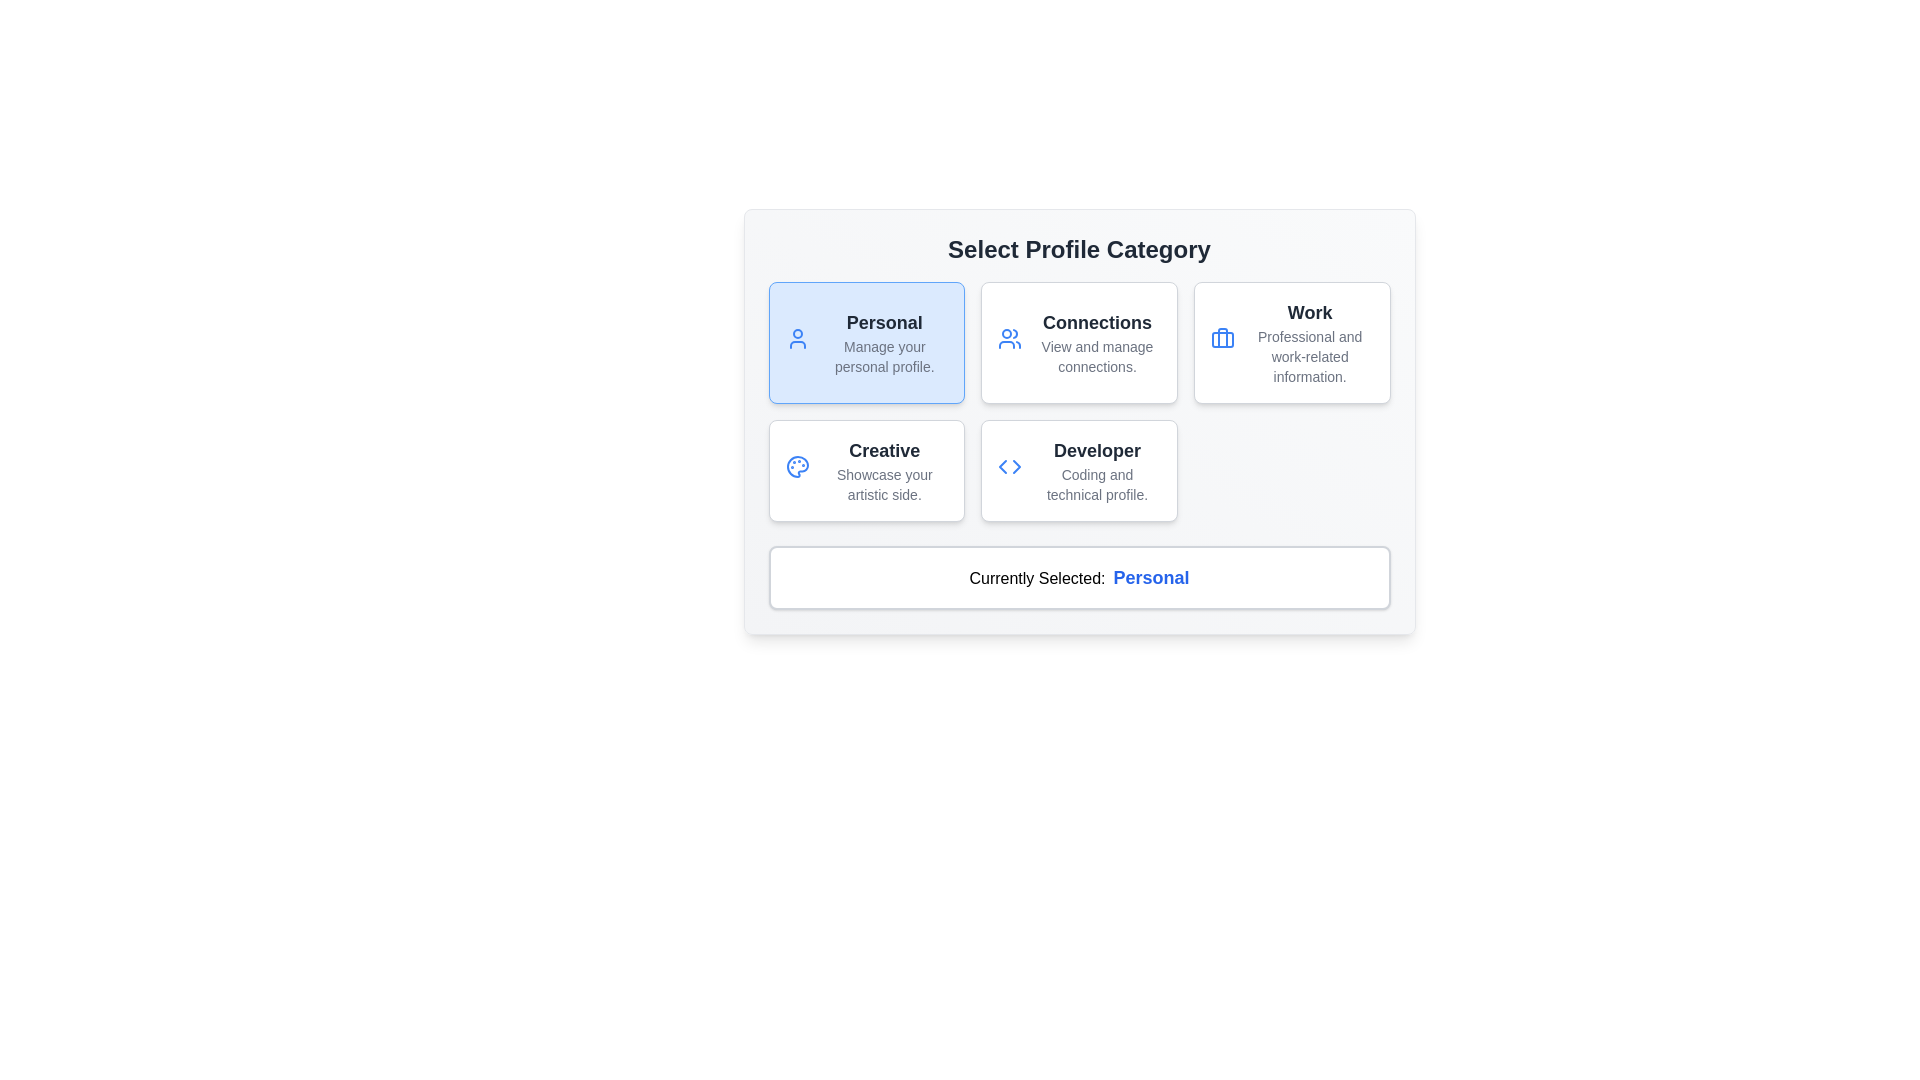 Image resolution: width=1920 pixels, height=1080 pixels. What do you see at coordinates (866, 342) in the screenshot?
I see `the 'Personal' profile management Information Card located at the top-left corner of the grid layout` at bounding box center [866, 342].